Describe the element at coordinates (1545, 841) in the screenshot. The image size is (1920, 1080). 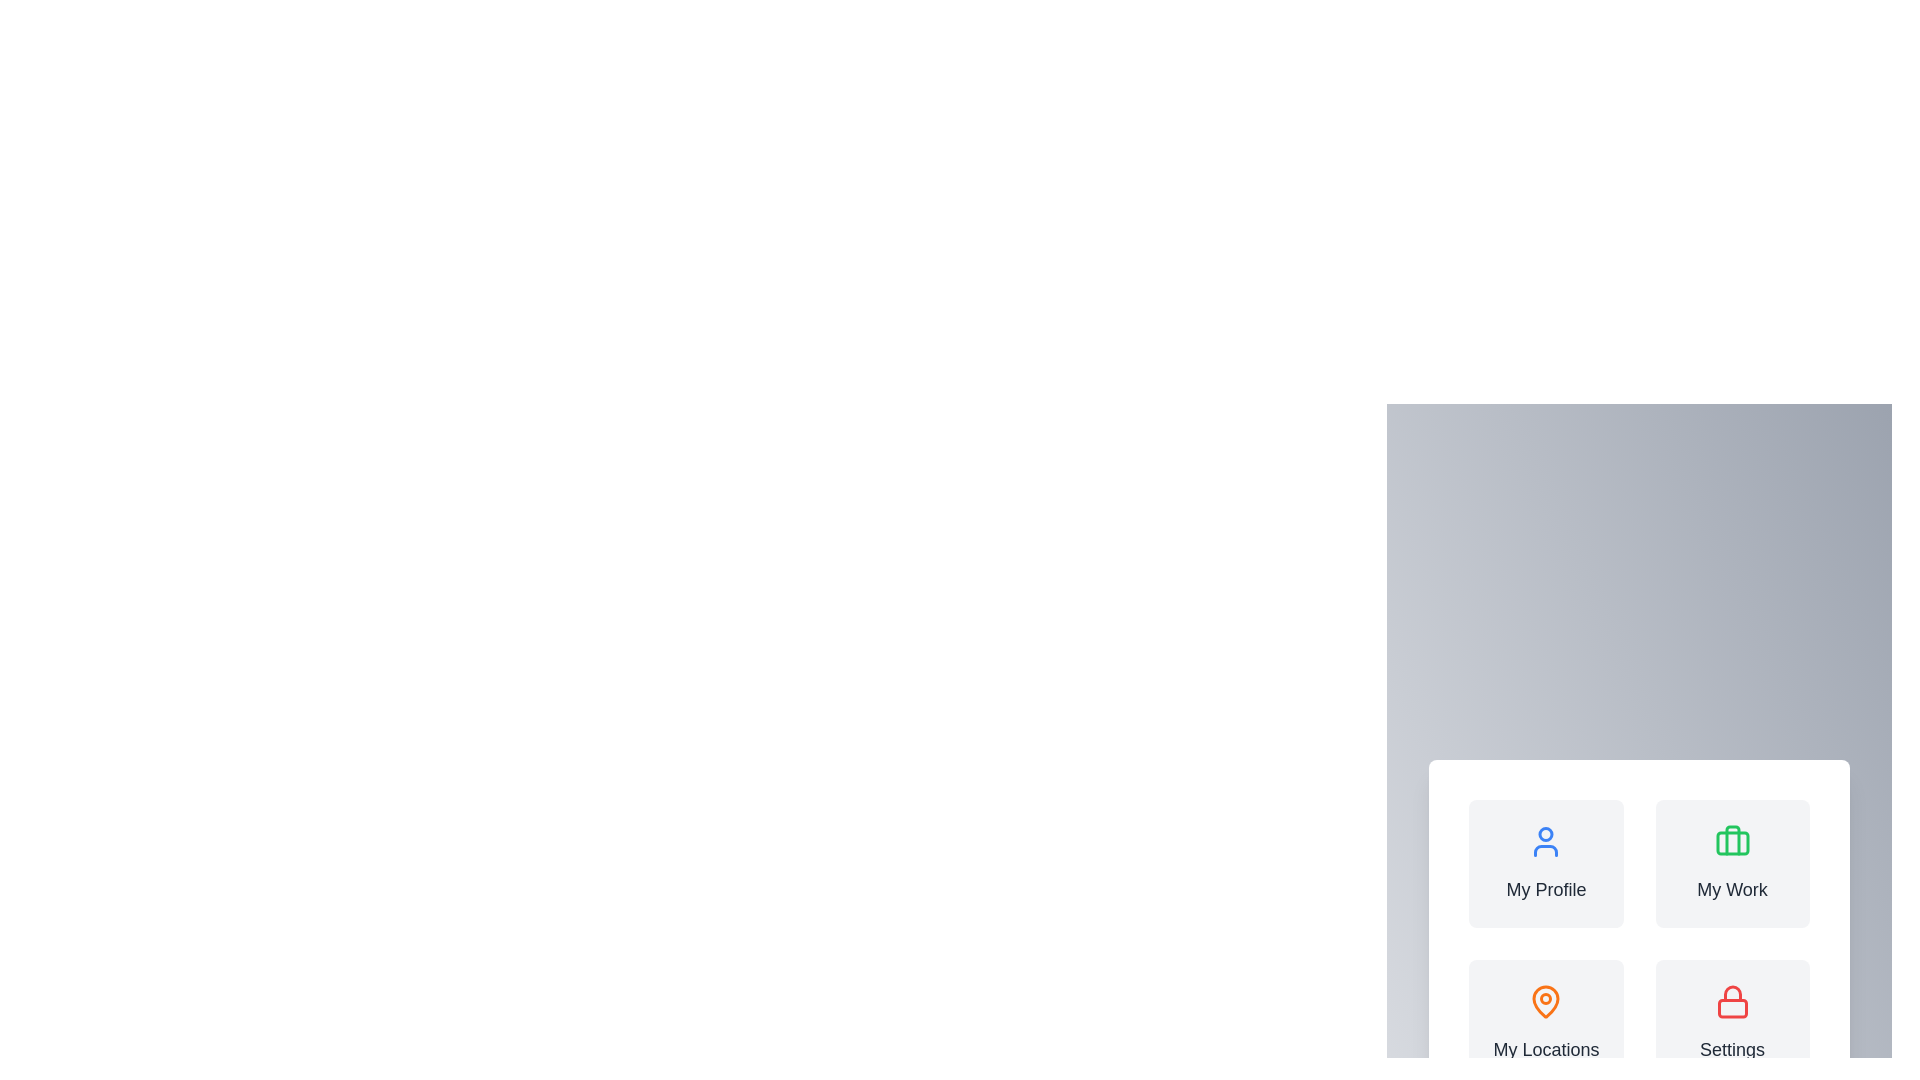
I see `the user icon styled in a flat design format, characterized by its circular head and shoulders outline in blue color, located within the 'My Profile' card at the top-left of the grid` at that location.